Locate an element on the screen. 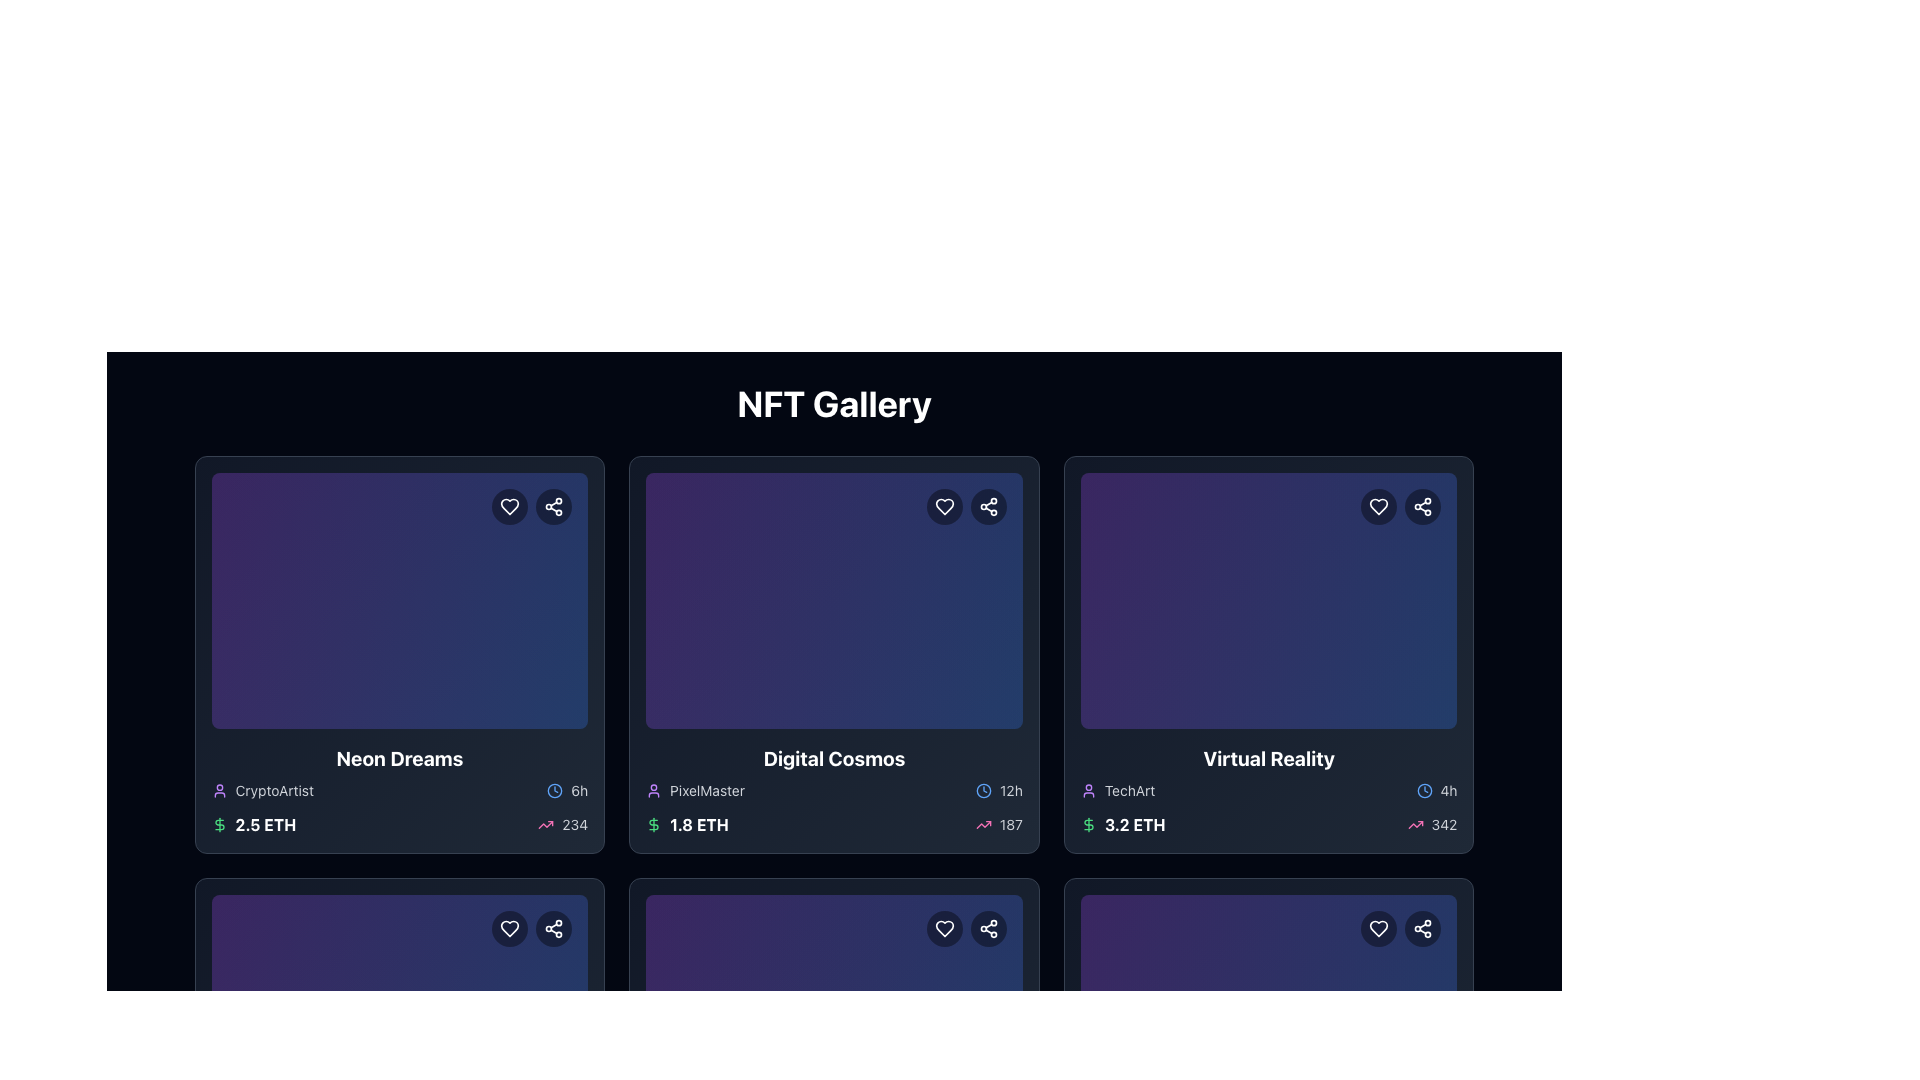 This screenshot has height=1080, width=1920. the share icon styled as a connected nodes diagram, which is white and set against a black circular background, located in the top-right corner of the item card in the second position from the left in the top row is located at coordinates (988, 929).